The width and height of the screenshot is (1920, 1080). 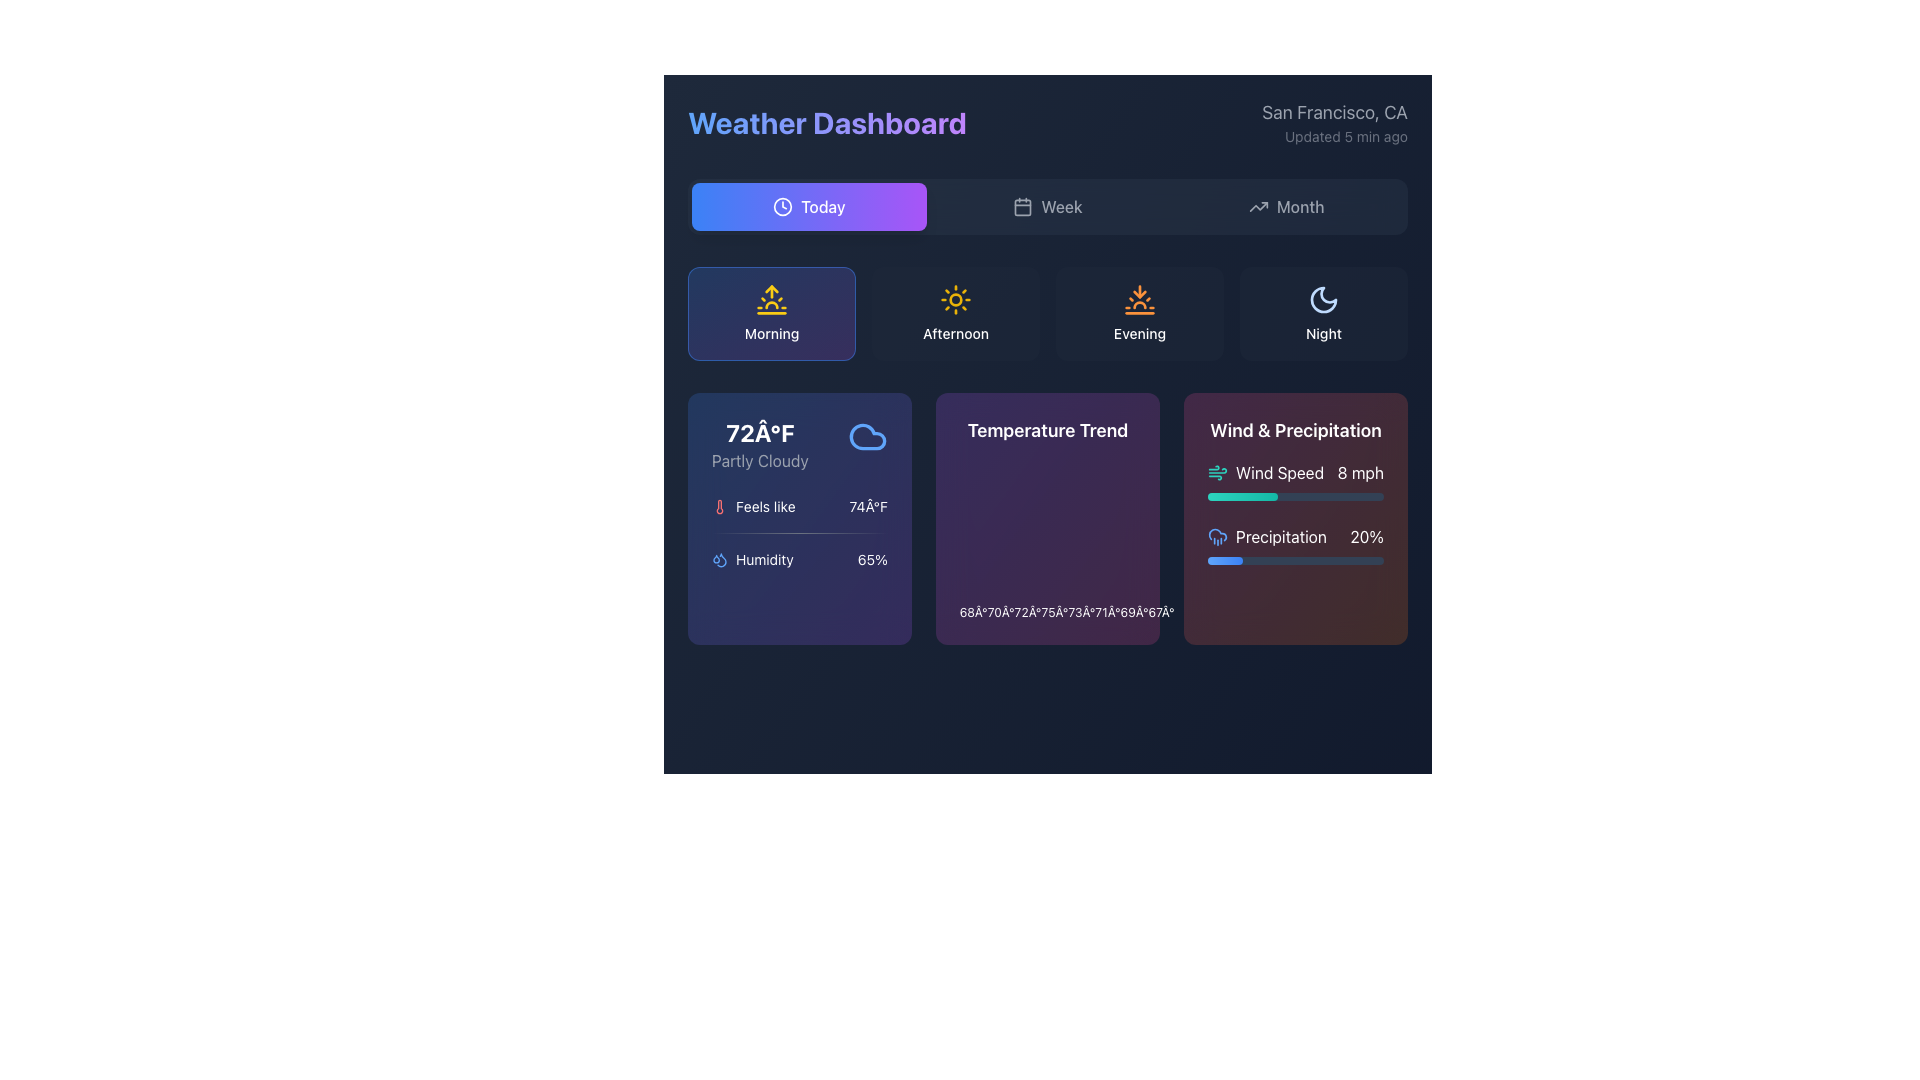 What do you see at coordinates (752, 505) in the screenshot?
I see `'Feels like' label with a thermometer icon, styled in red, located in the leftmost card under the 'Today' section, to the left of '74°F' and above the 'Humidity' label for weather insight` at bounding box center [752, 505].